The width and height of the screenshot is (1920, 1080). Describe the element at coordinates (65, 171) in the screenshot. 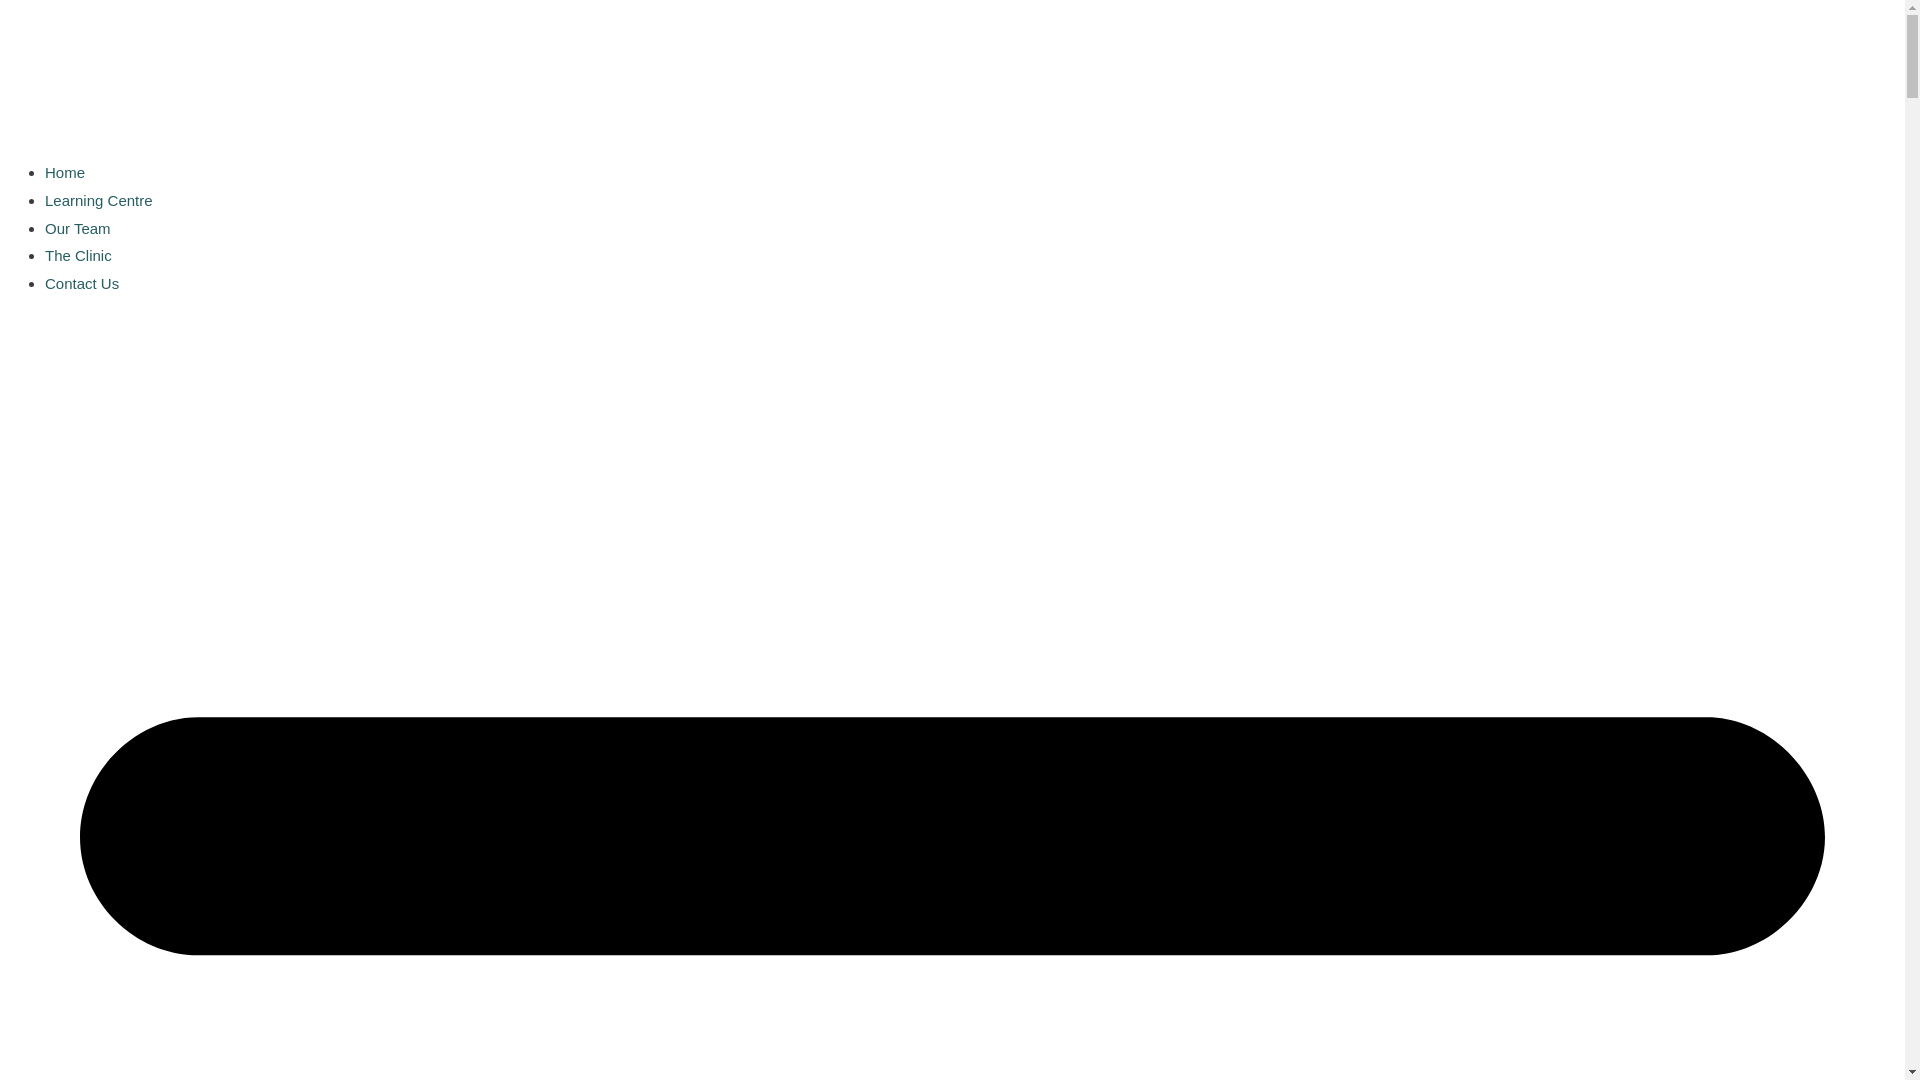

I see `'Home'` at that location.